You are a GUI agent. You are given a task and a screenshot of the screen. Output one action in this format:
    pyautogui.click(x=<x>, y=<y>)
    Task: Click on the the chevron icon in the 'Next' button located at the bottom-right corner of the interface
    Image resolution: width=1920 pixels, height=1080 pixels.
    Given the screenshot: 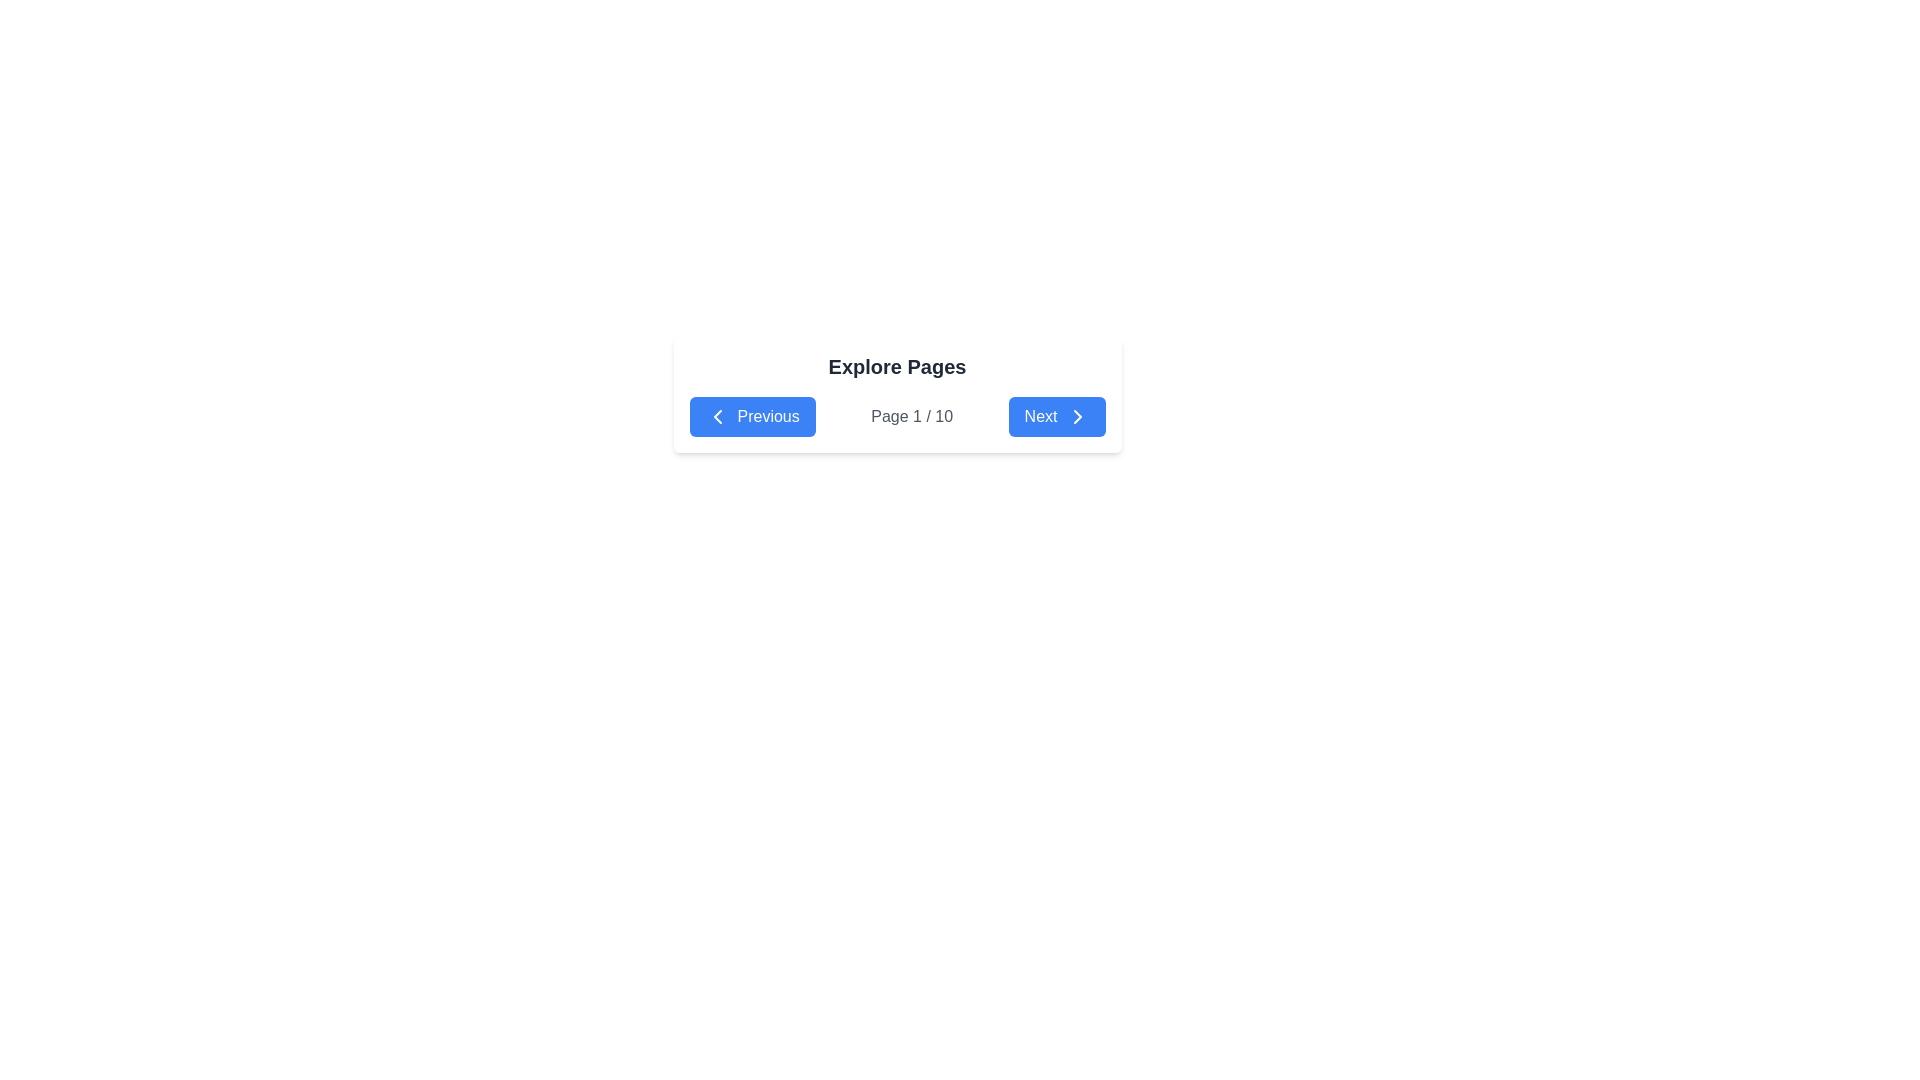 What is the action you would take?
    pyautogui.click(x=1076, y=415)
    